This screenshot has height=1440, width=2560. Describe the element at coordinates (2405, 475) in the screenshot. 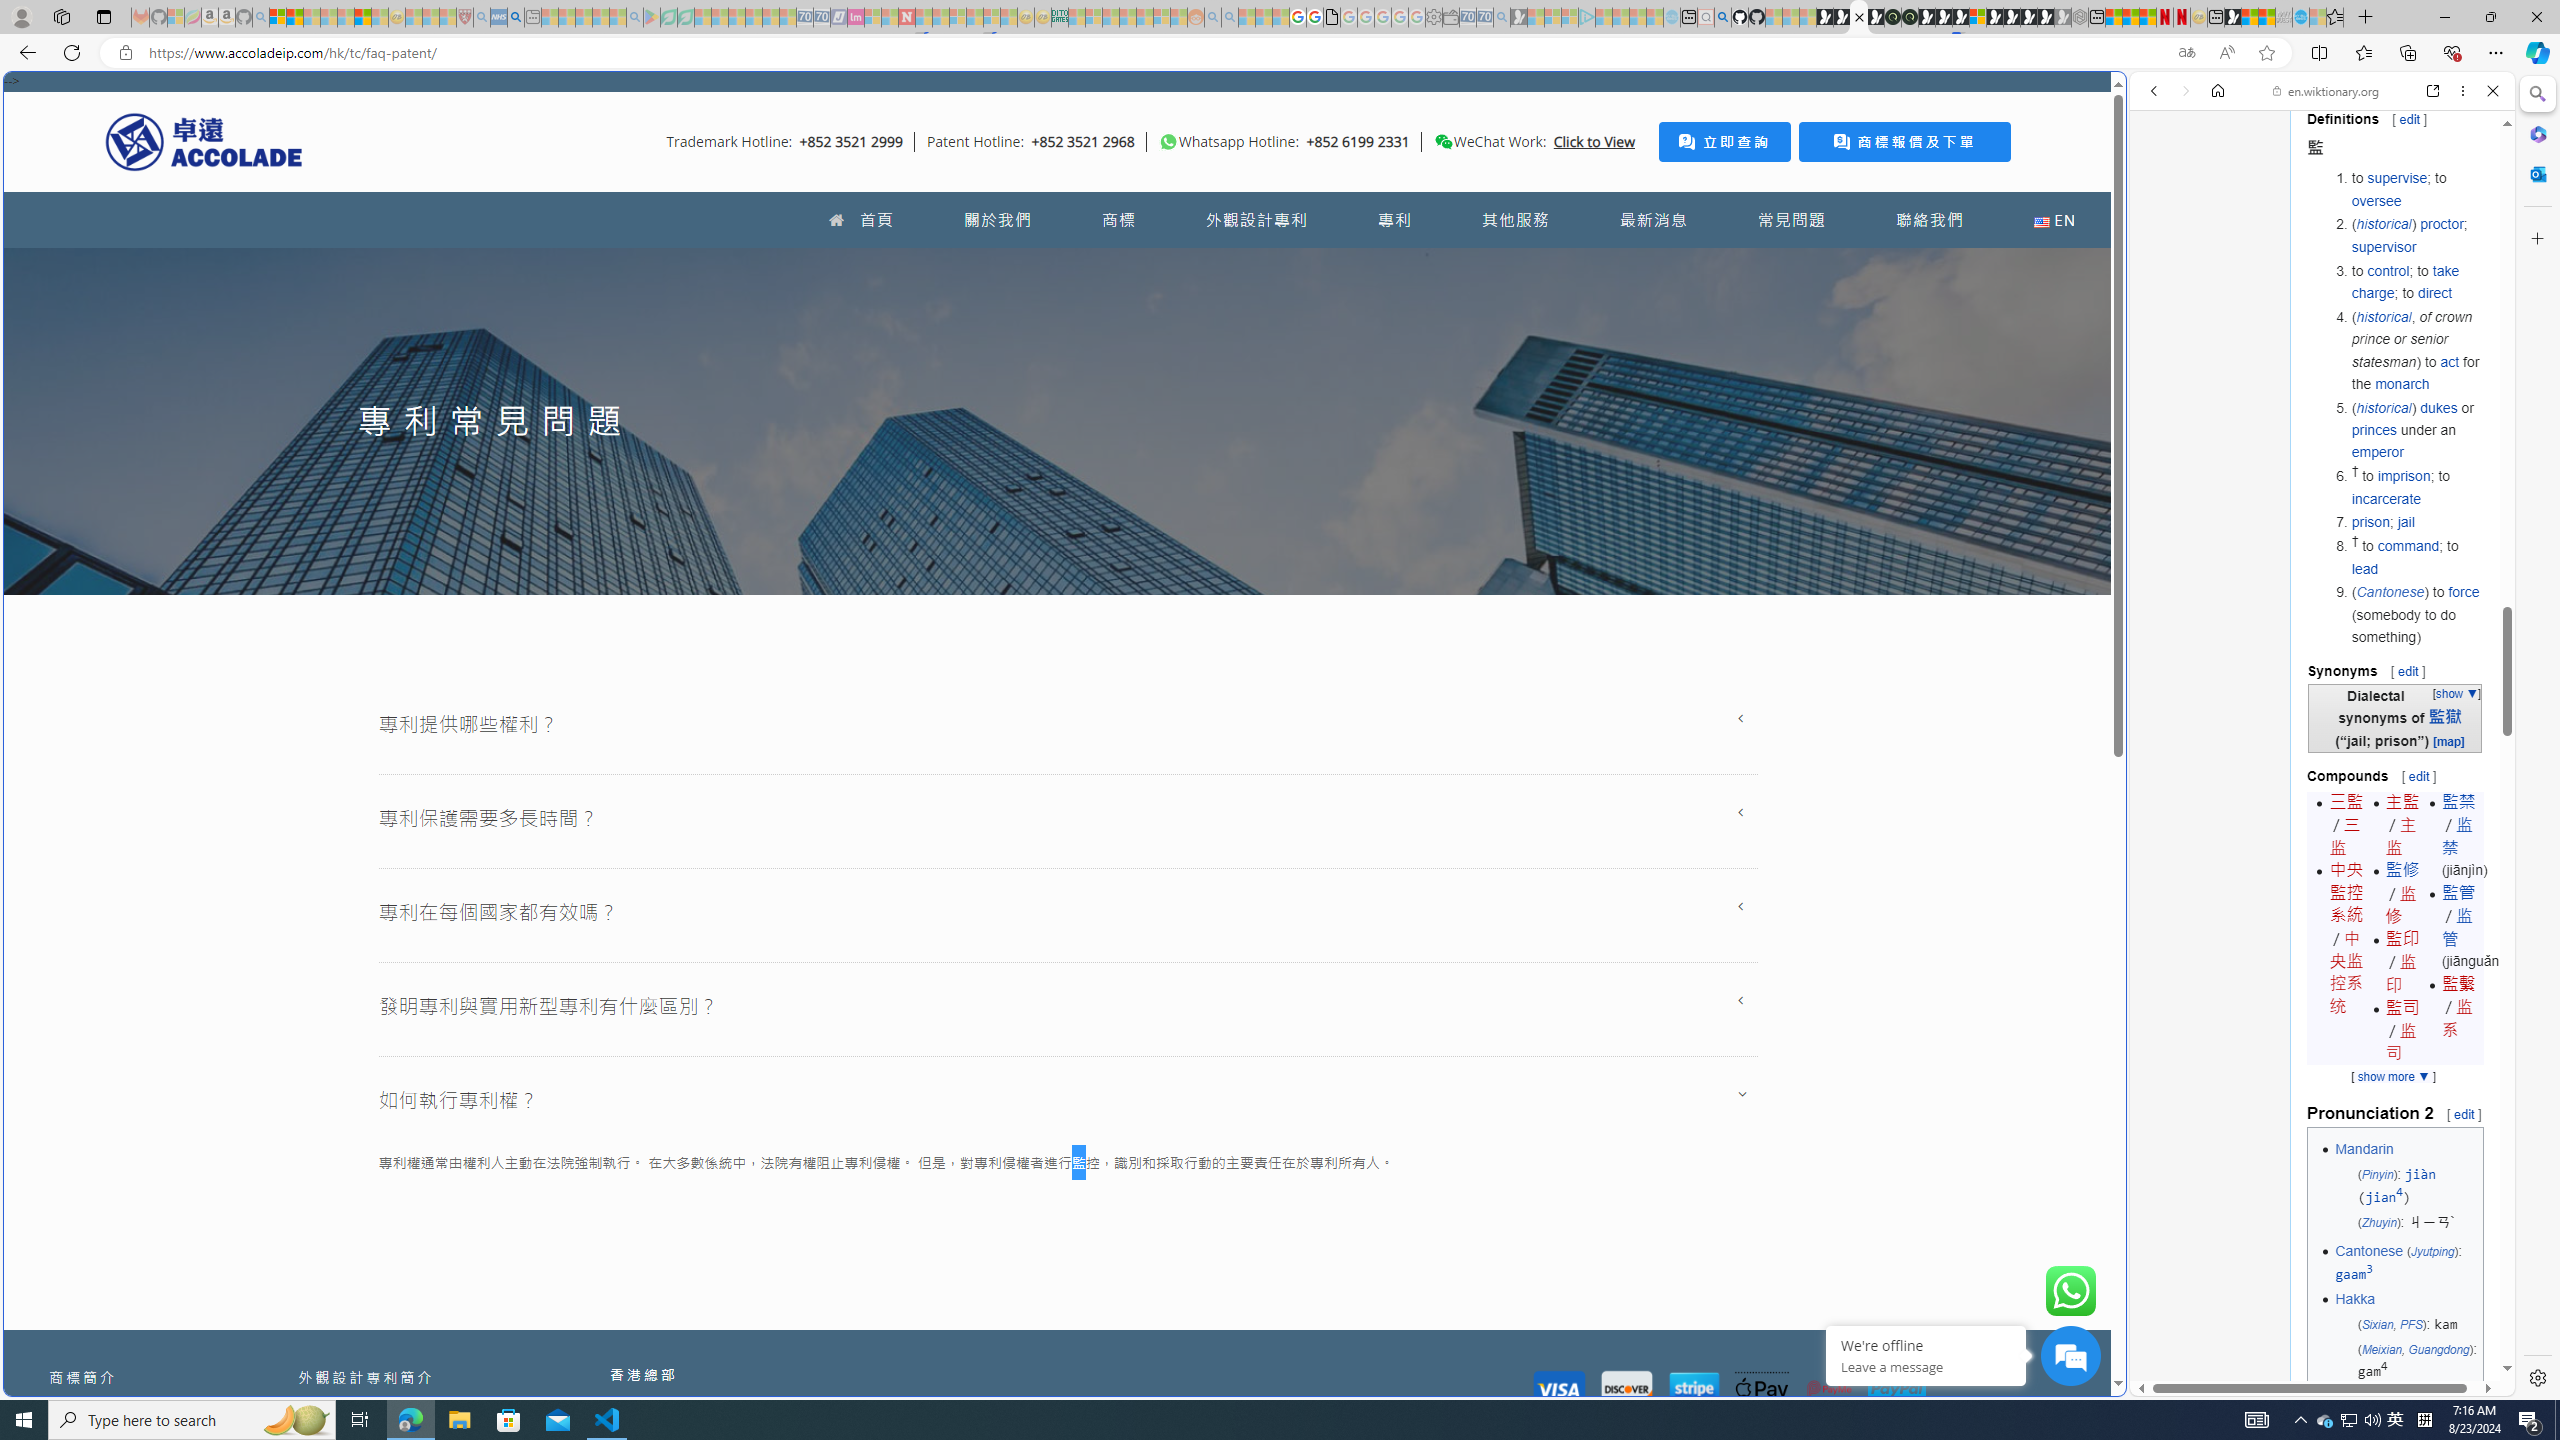

I see `'imprison'` at that location.